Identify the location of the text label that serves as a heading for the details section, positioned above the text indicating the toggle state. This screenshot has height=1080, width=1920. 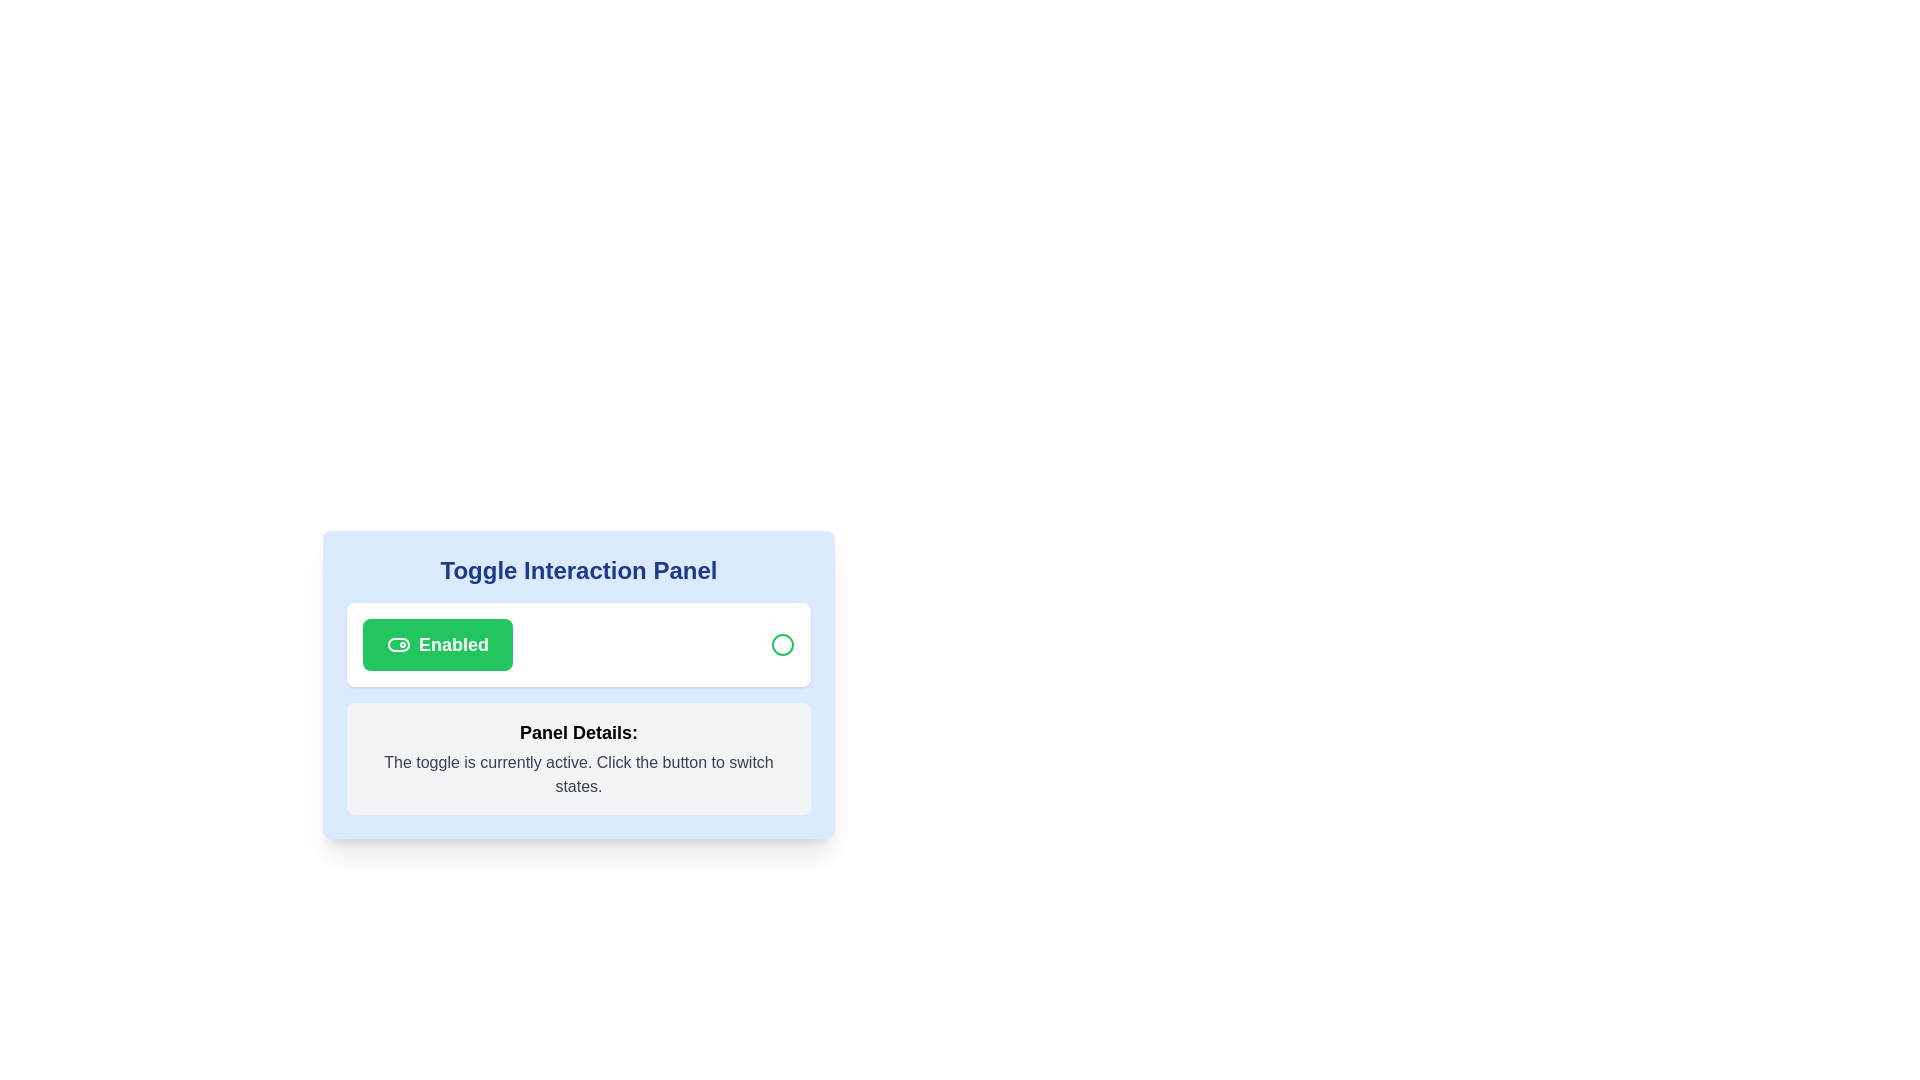
(578, 732).